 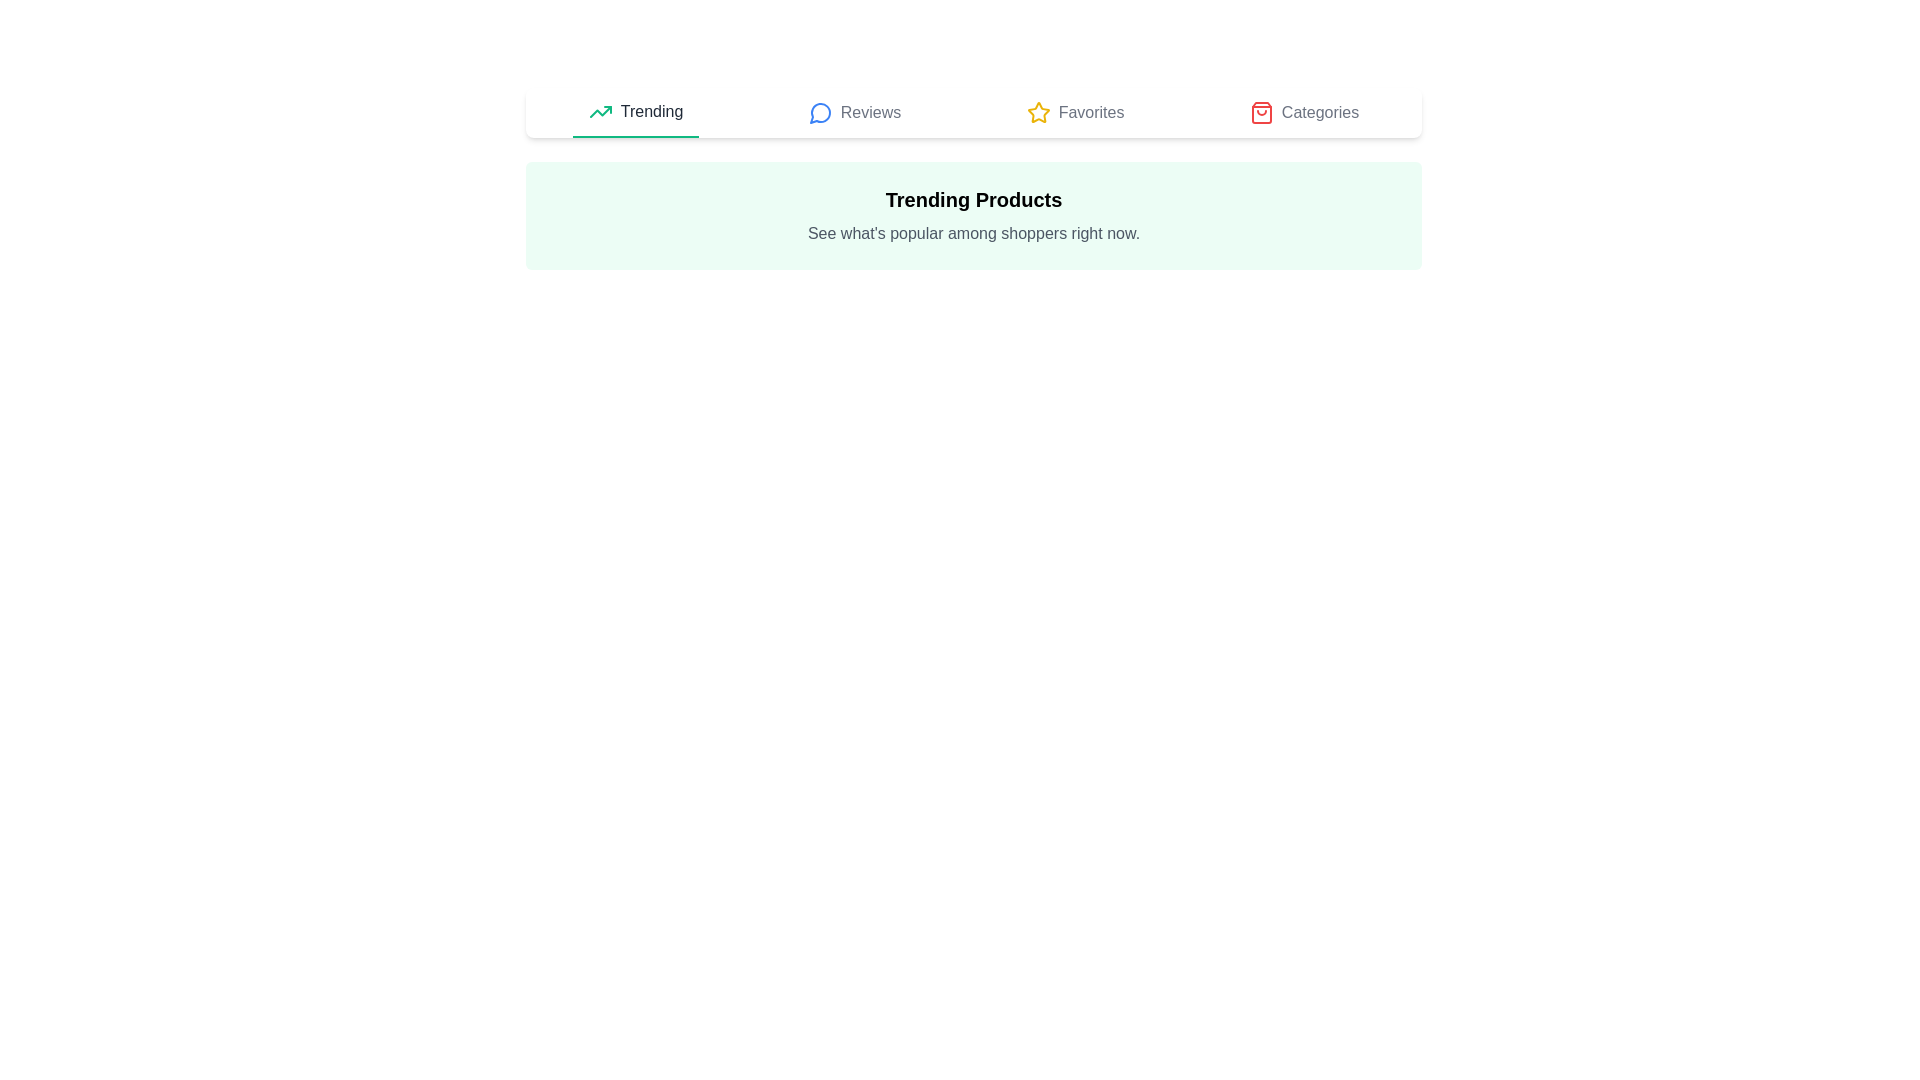 What do you see at coordinates (634, 112) in the screenshot?
I see `the 'Trending' Interactive tab button, which features green text and an upward arrow icon` at bounding box center [634, 112].